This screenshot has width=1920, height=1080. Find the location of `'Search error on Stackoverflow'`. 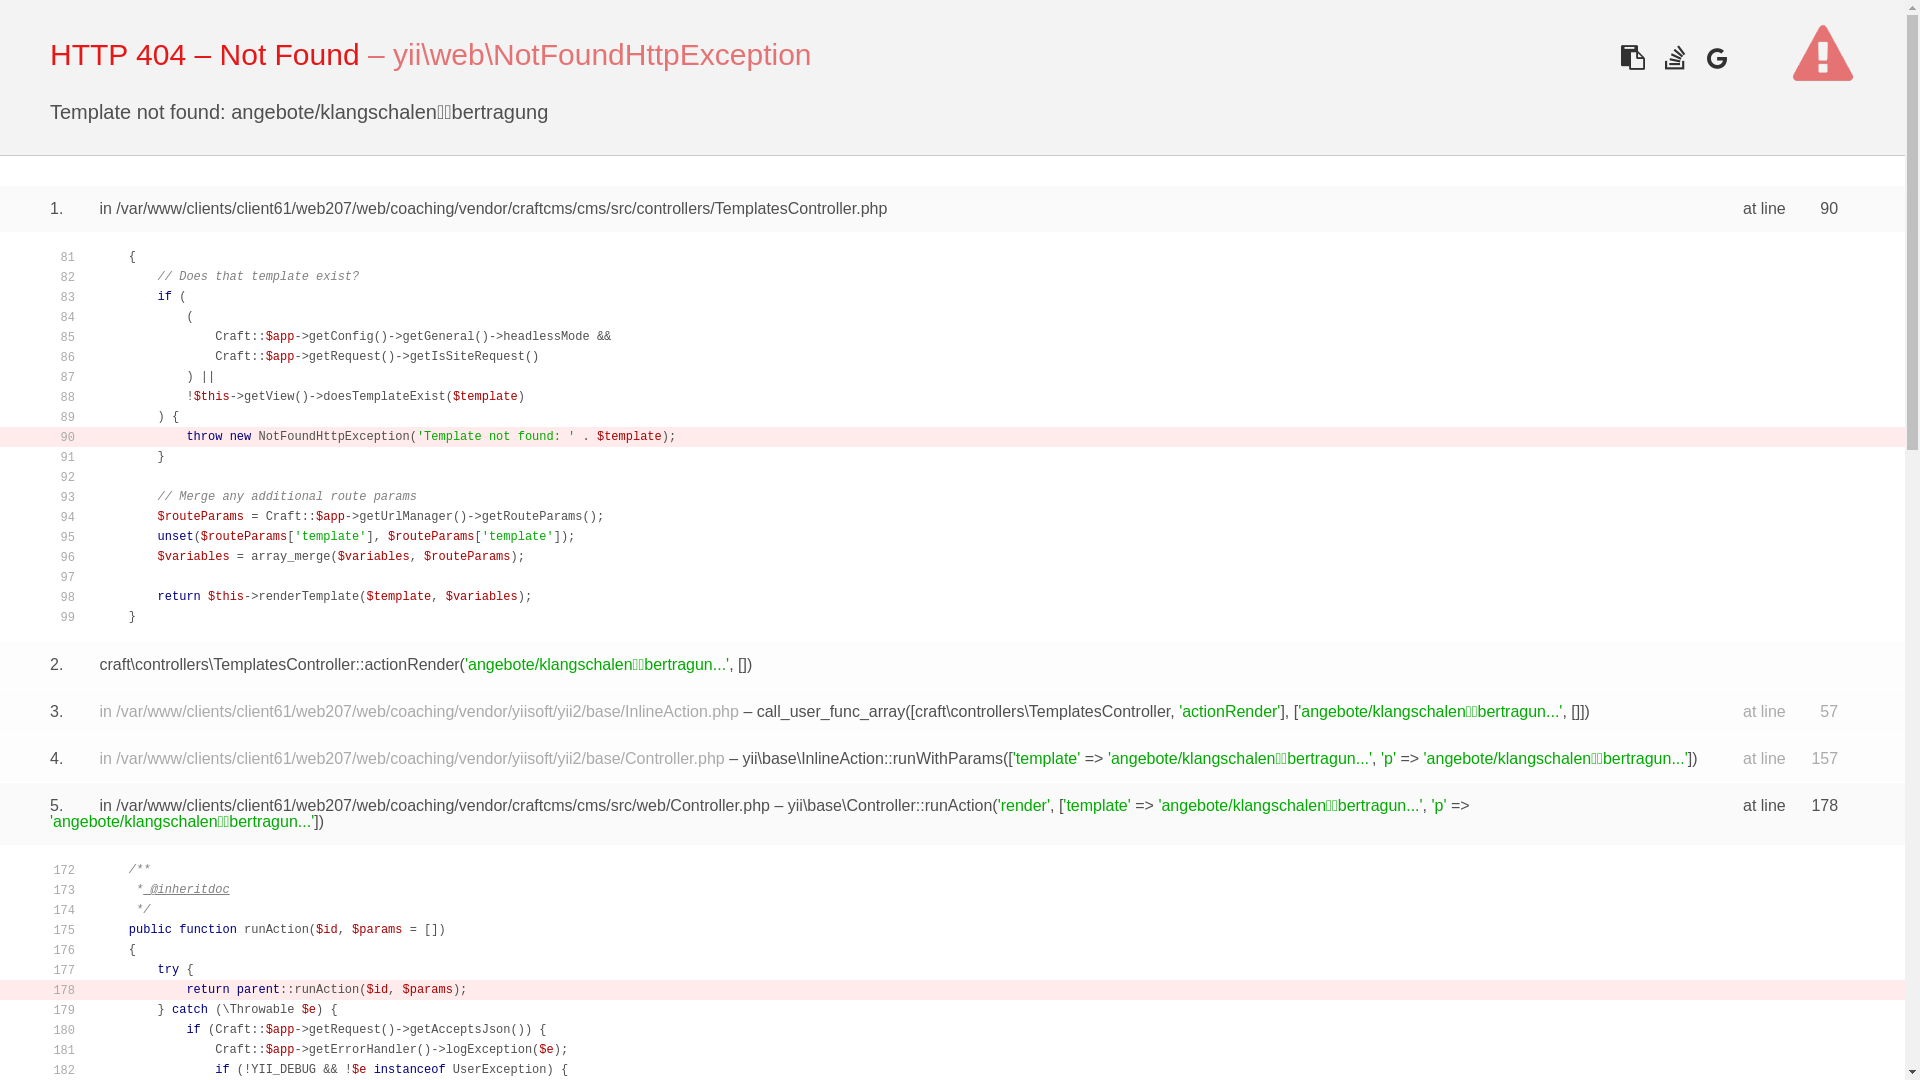

'Search error on Stackoverflow' is located at coordinates (1674, 56).